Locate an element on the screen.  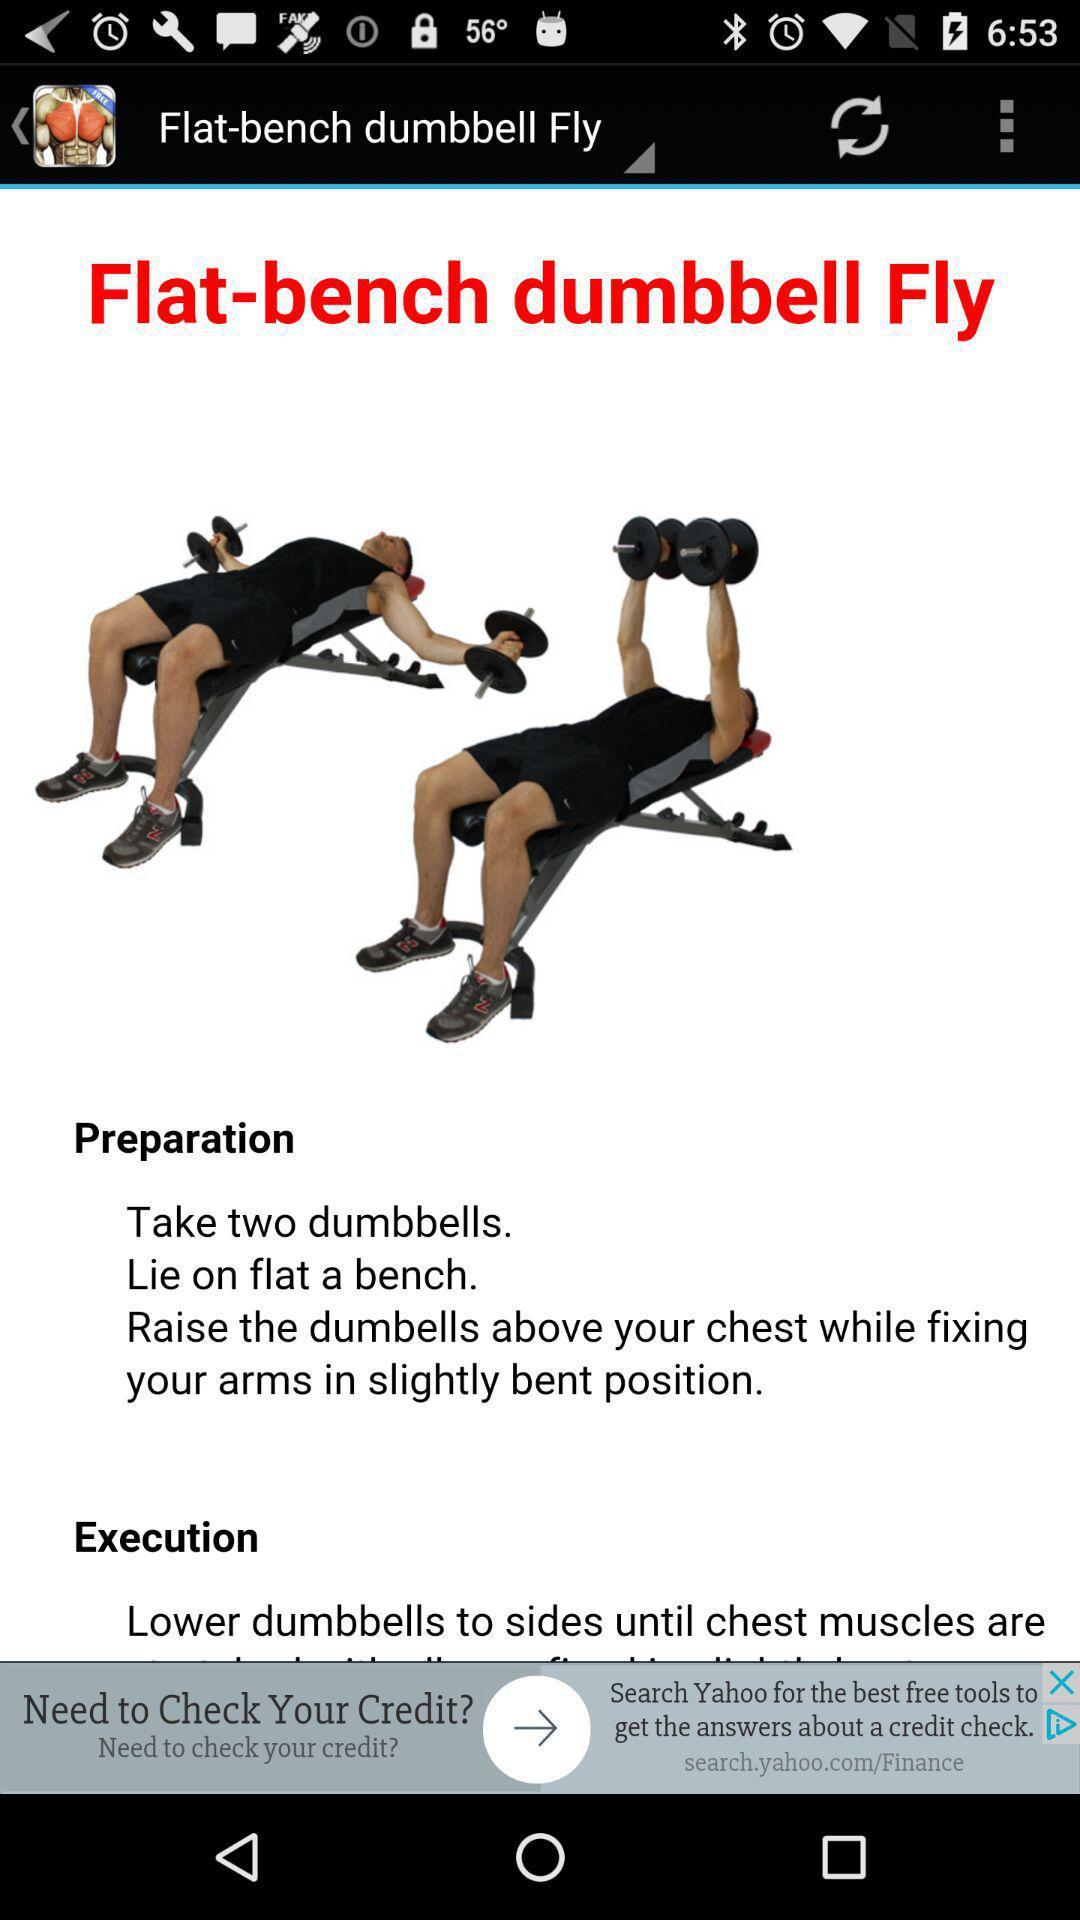
advertisement banner is located at coordinates (540, 1727).